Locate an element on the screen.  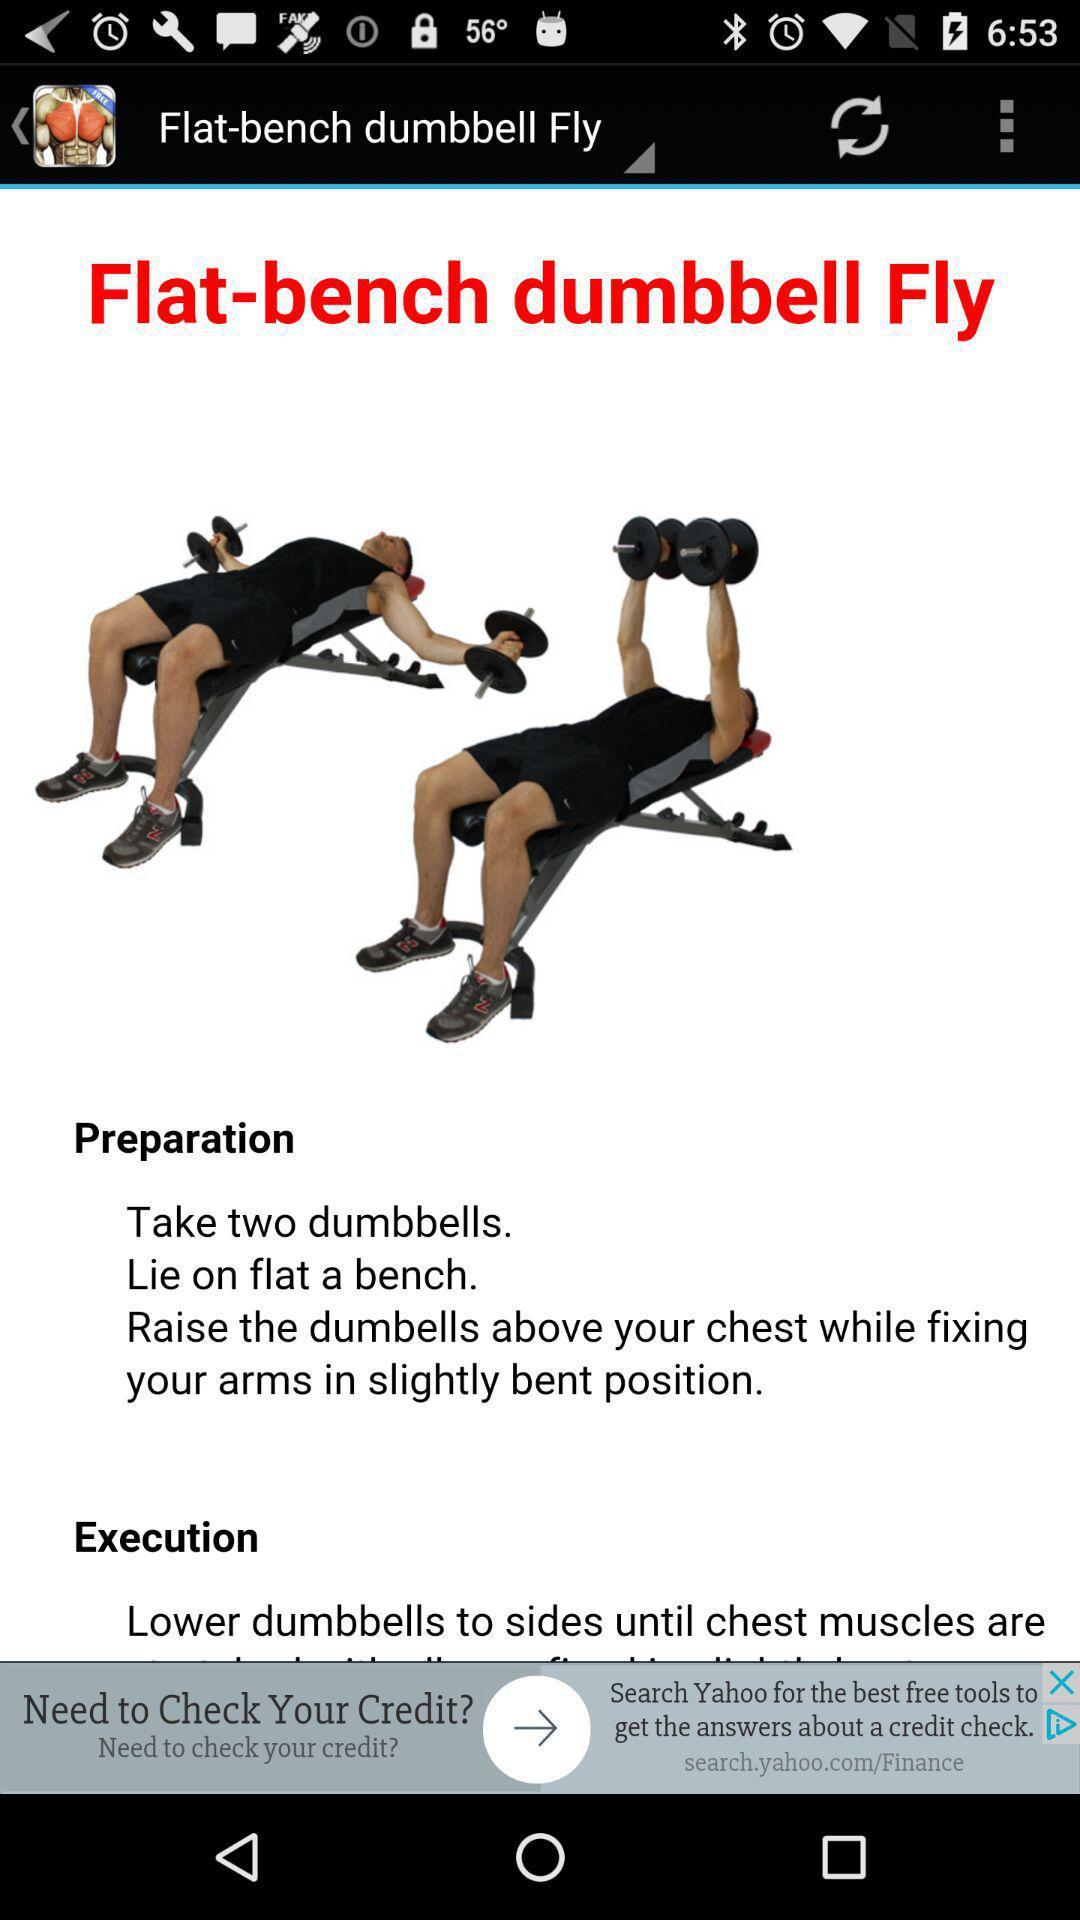
advertisement banner is located at coordinates (540, 1727).